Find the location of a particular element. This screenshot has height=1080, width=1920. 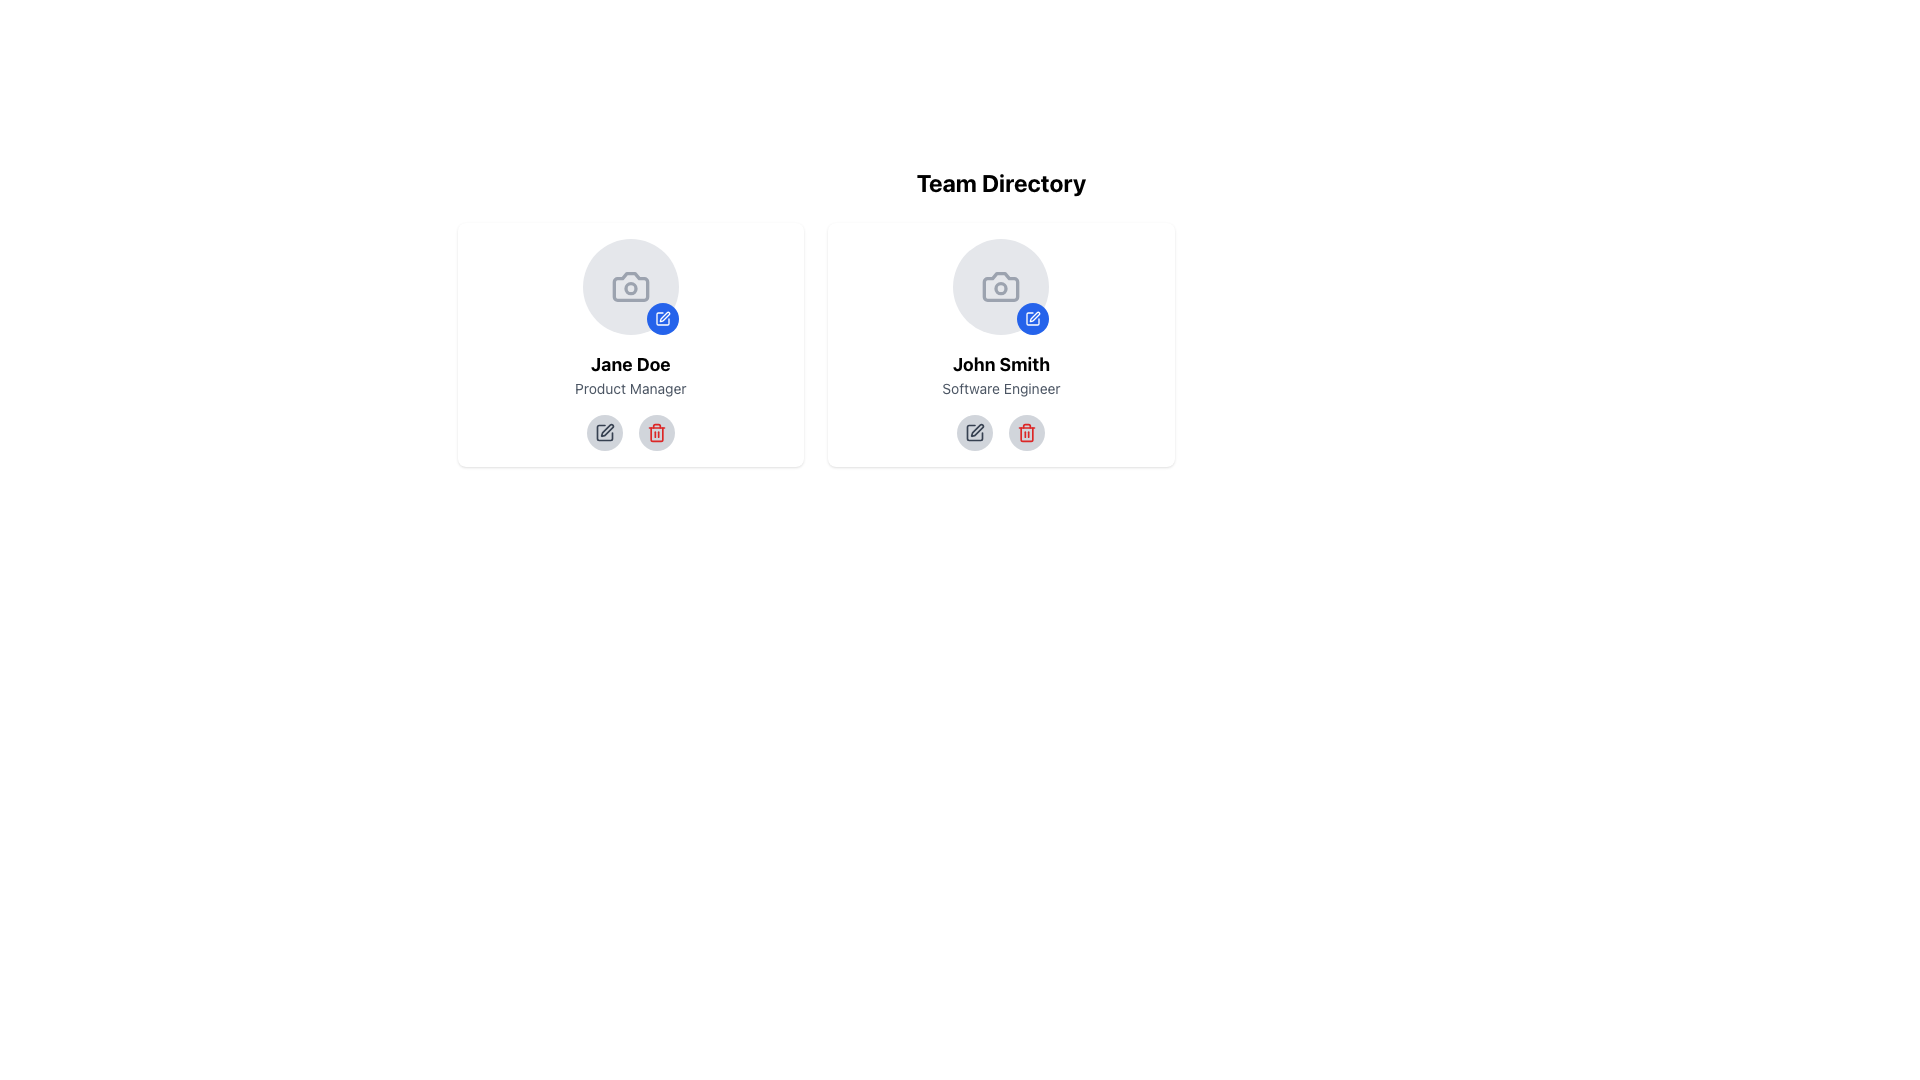

the small, circular, blue button with a white pen icon located at the bottom-right corner of Jane Doe's profile picture area is located at coordinates (662, 318).